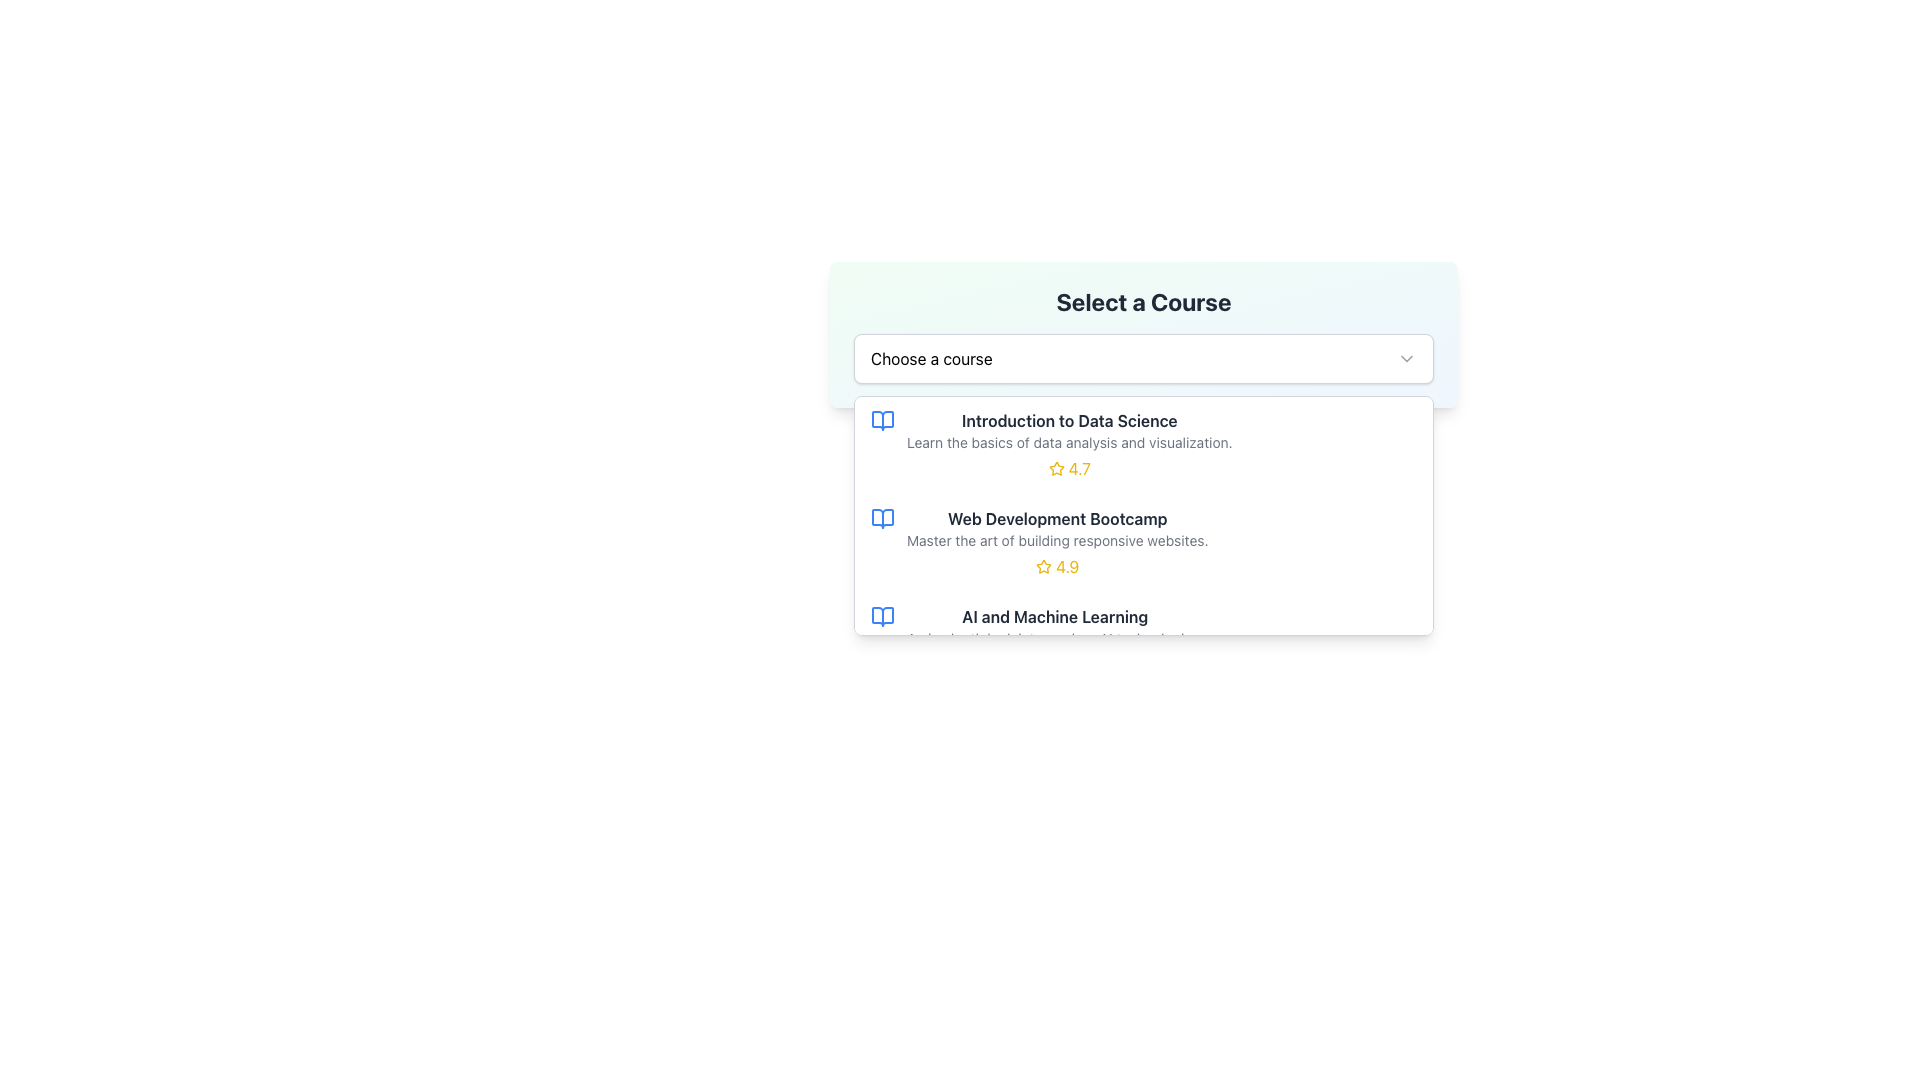 The width and height of the screenshot is (1920, 1080). What do you see at coordinates (1055, 469) in the screenshot?
I see `the star icon that represents the rating for the 'Introduction to Data Science' course, located next to the text '4.7' in the dropdown list` at bounding box center [1055, 469].